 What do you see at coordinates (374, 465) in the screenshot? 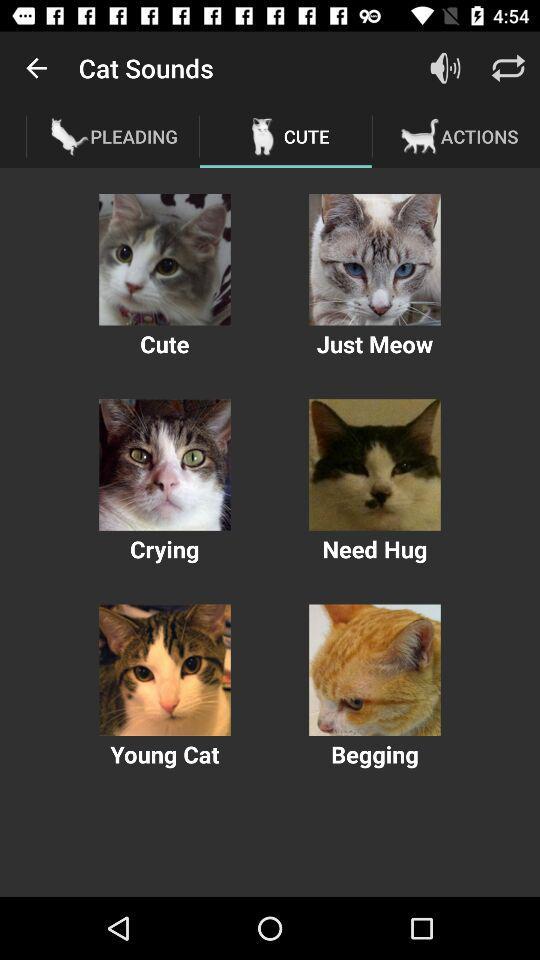
I see `sound option` at bounding box center [374, 465].